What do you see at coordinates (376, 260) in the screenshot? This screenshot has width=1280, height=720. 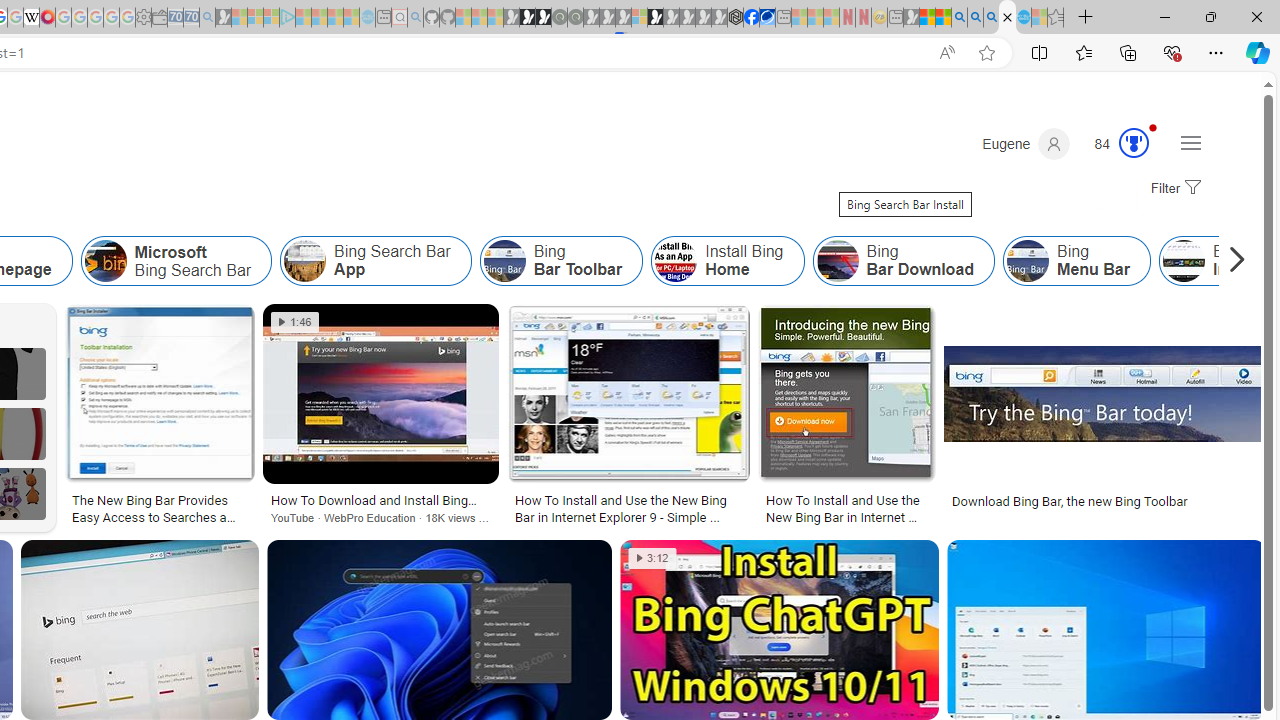 I see `'Bing Search Bar App'` at bounding box center [376, 260].